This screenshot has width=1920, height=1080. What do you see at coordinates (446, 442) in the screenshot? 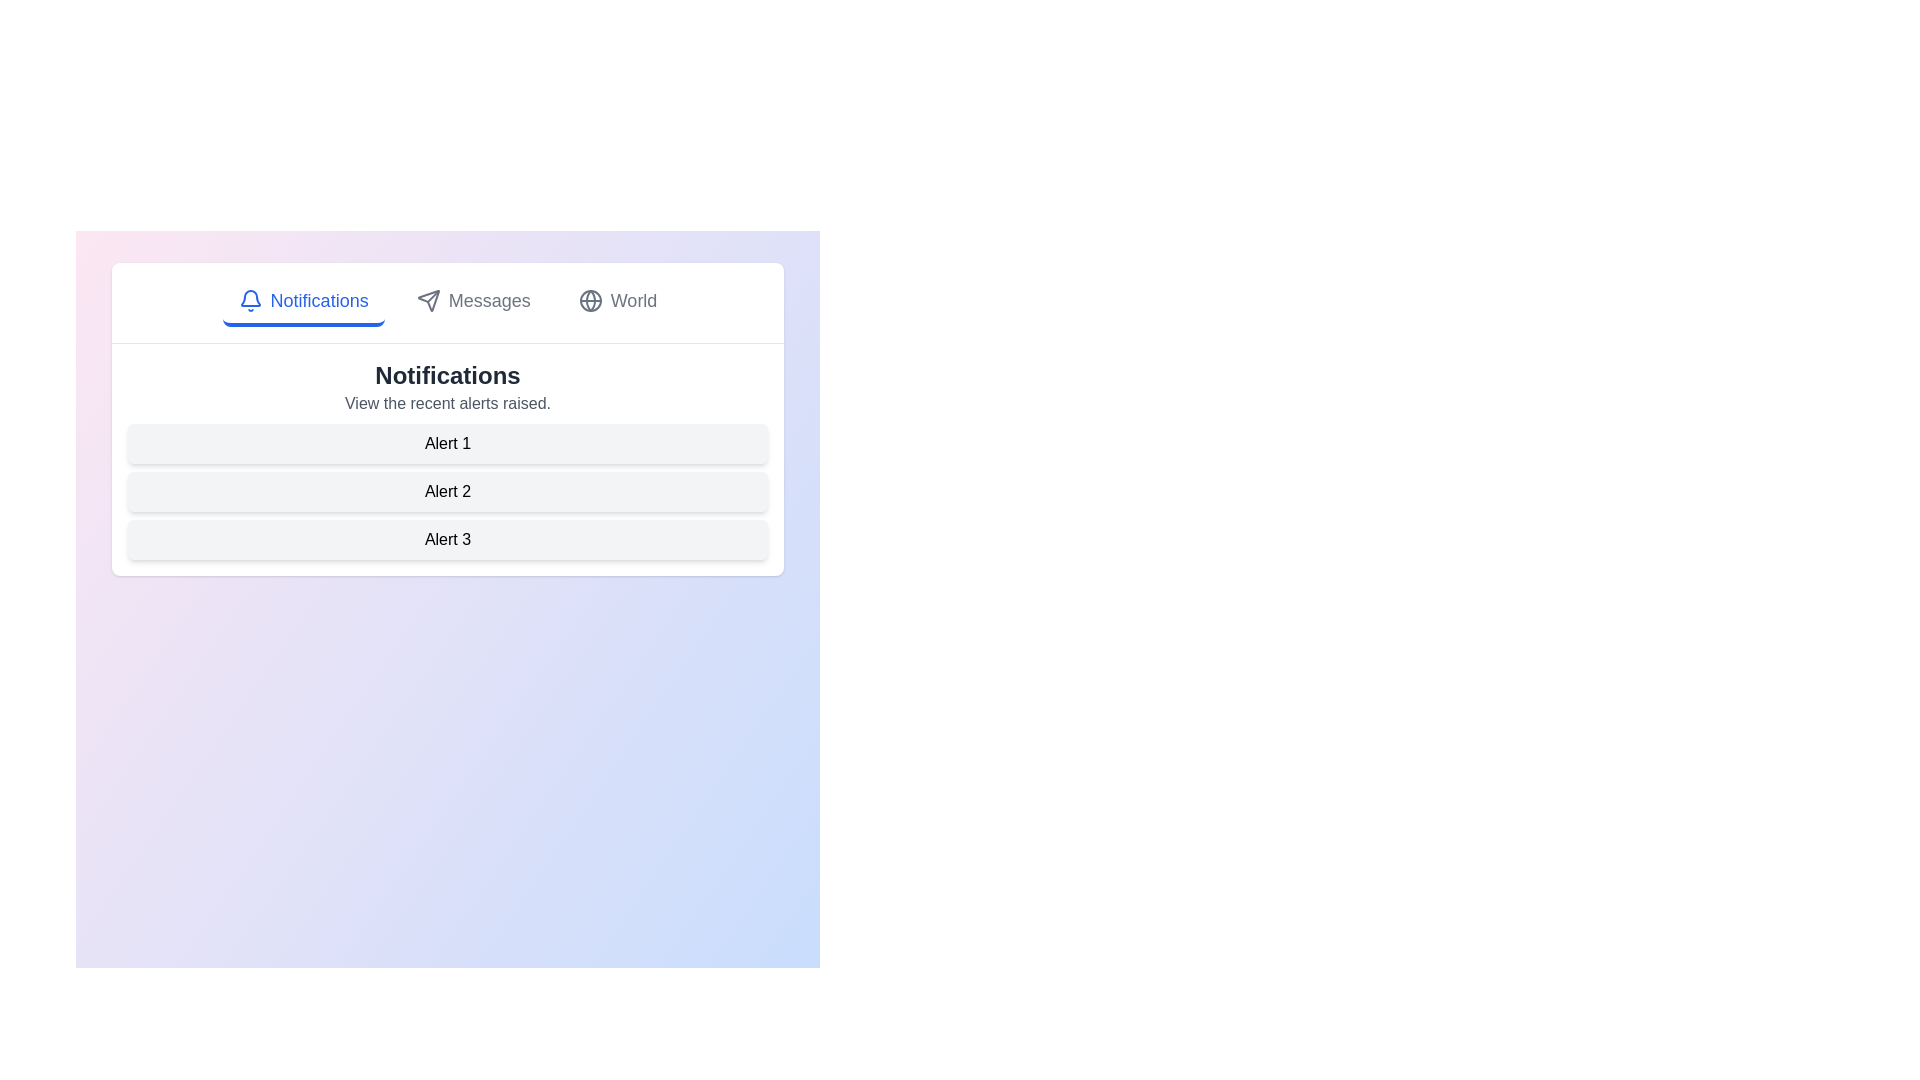
I see `the item Alert 1 from the list` at bounding box center [446, 442].